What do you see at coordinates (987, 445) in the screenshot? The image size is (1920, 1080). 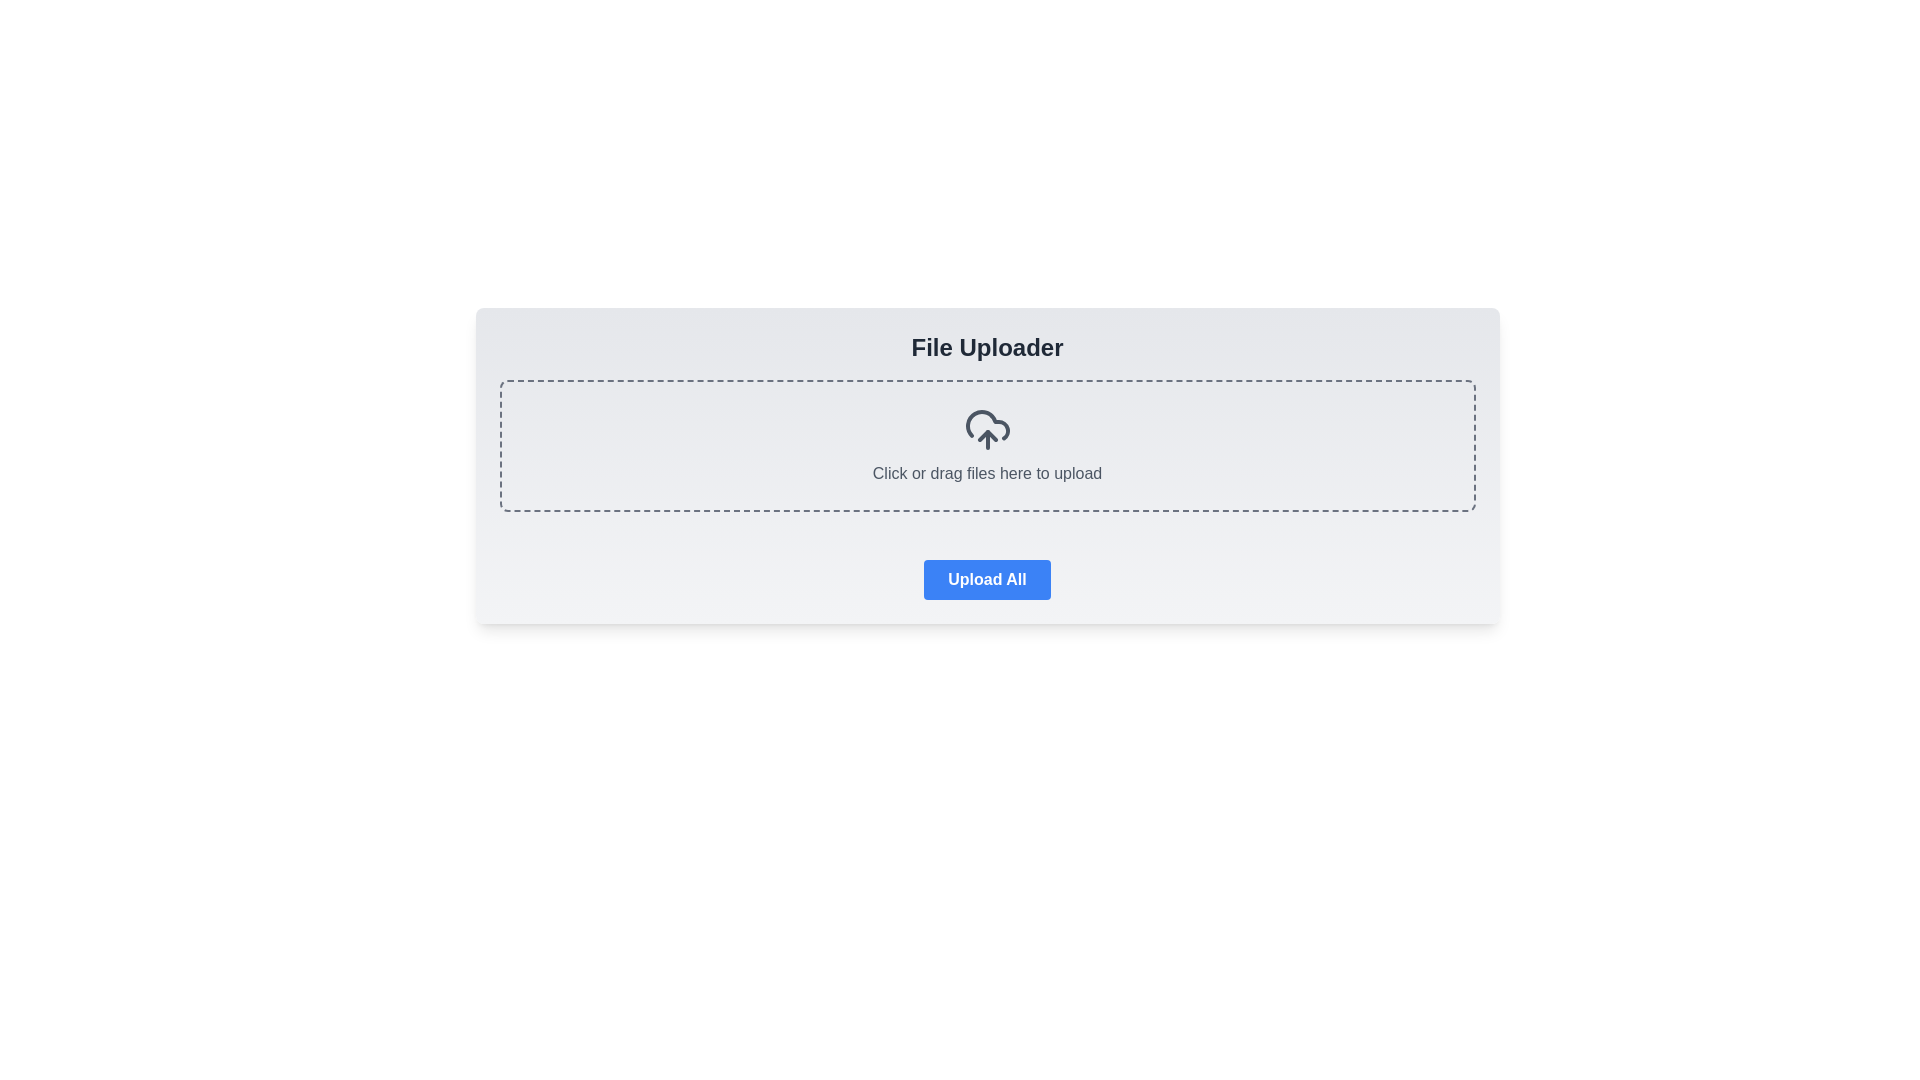 I see `the instructional text label that reads 'Click or drag files here to upload', which is styled in gray and located beneath the cloud upload icon` at bounding box center [987, 445].